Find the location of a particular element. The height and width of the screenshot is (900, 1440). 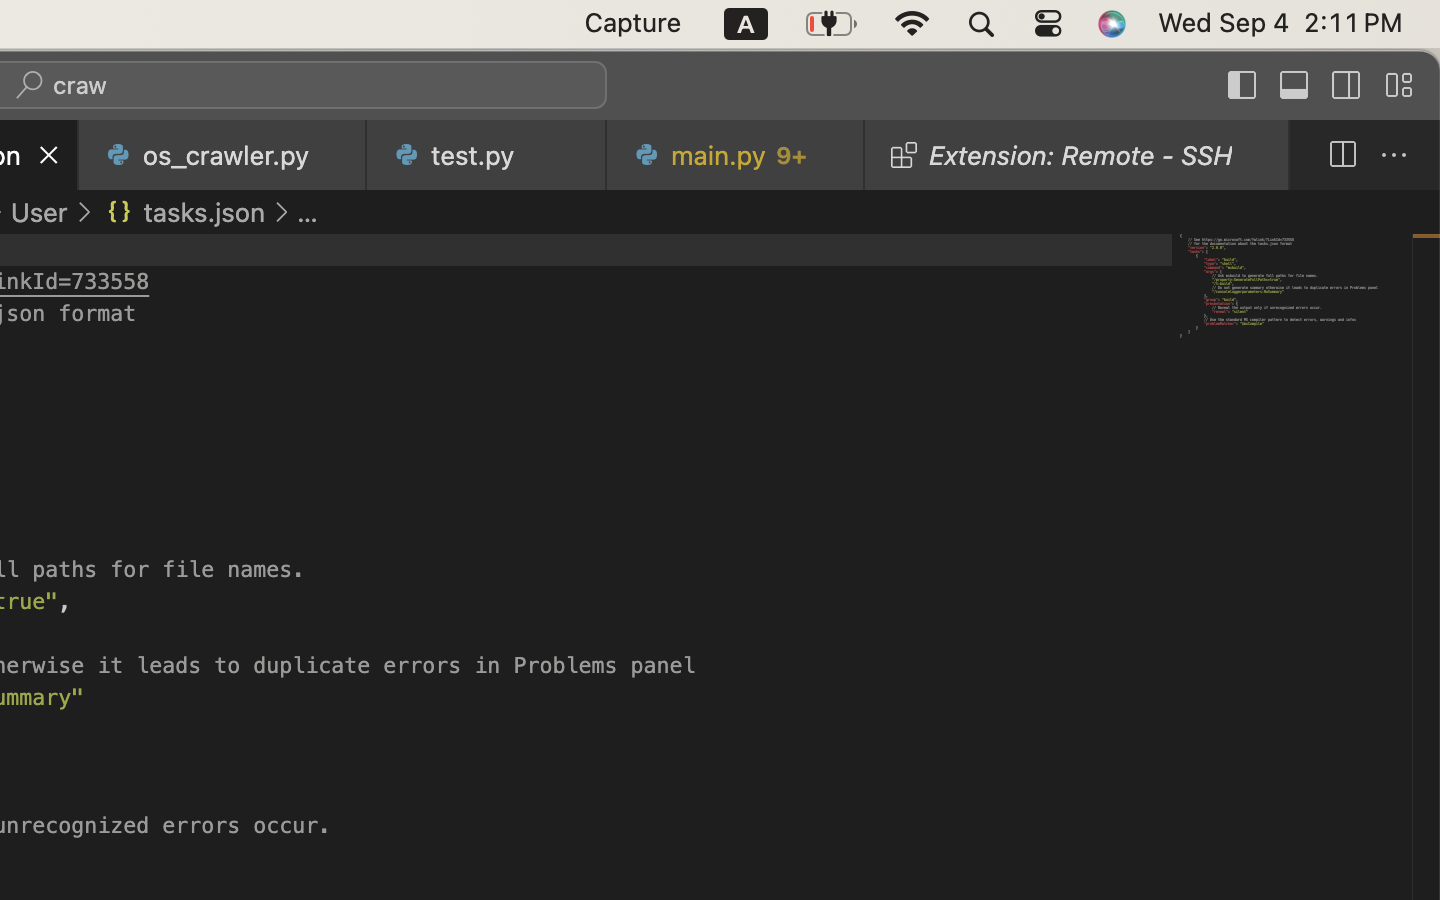

'tasks.json ' is located at coordinates (183, 212).